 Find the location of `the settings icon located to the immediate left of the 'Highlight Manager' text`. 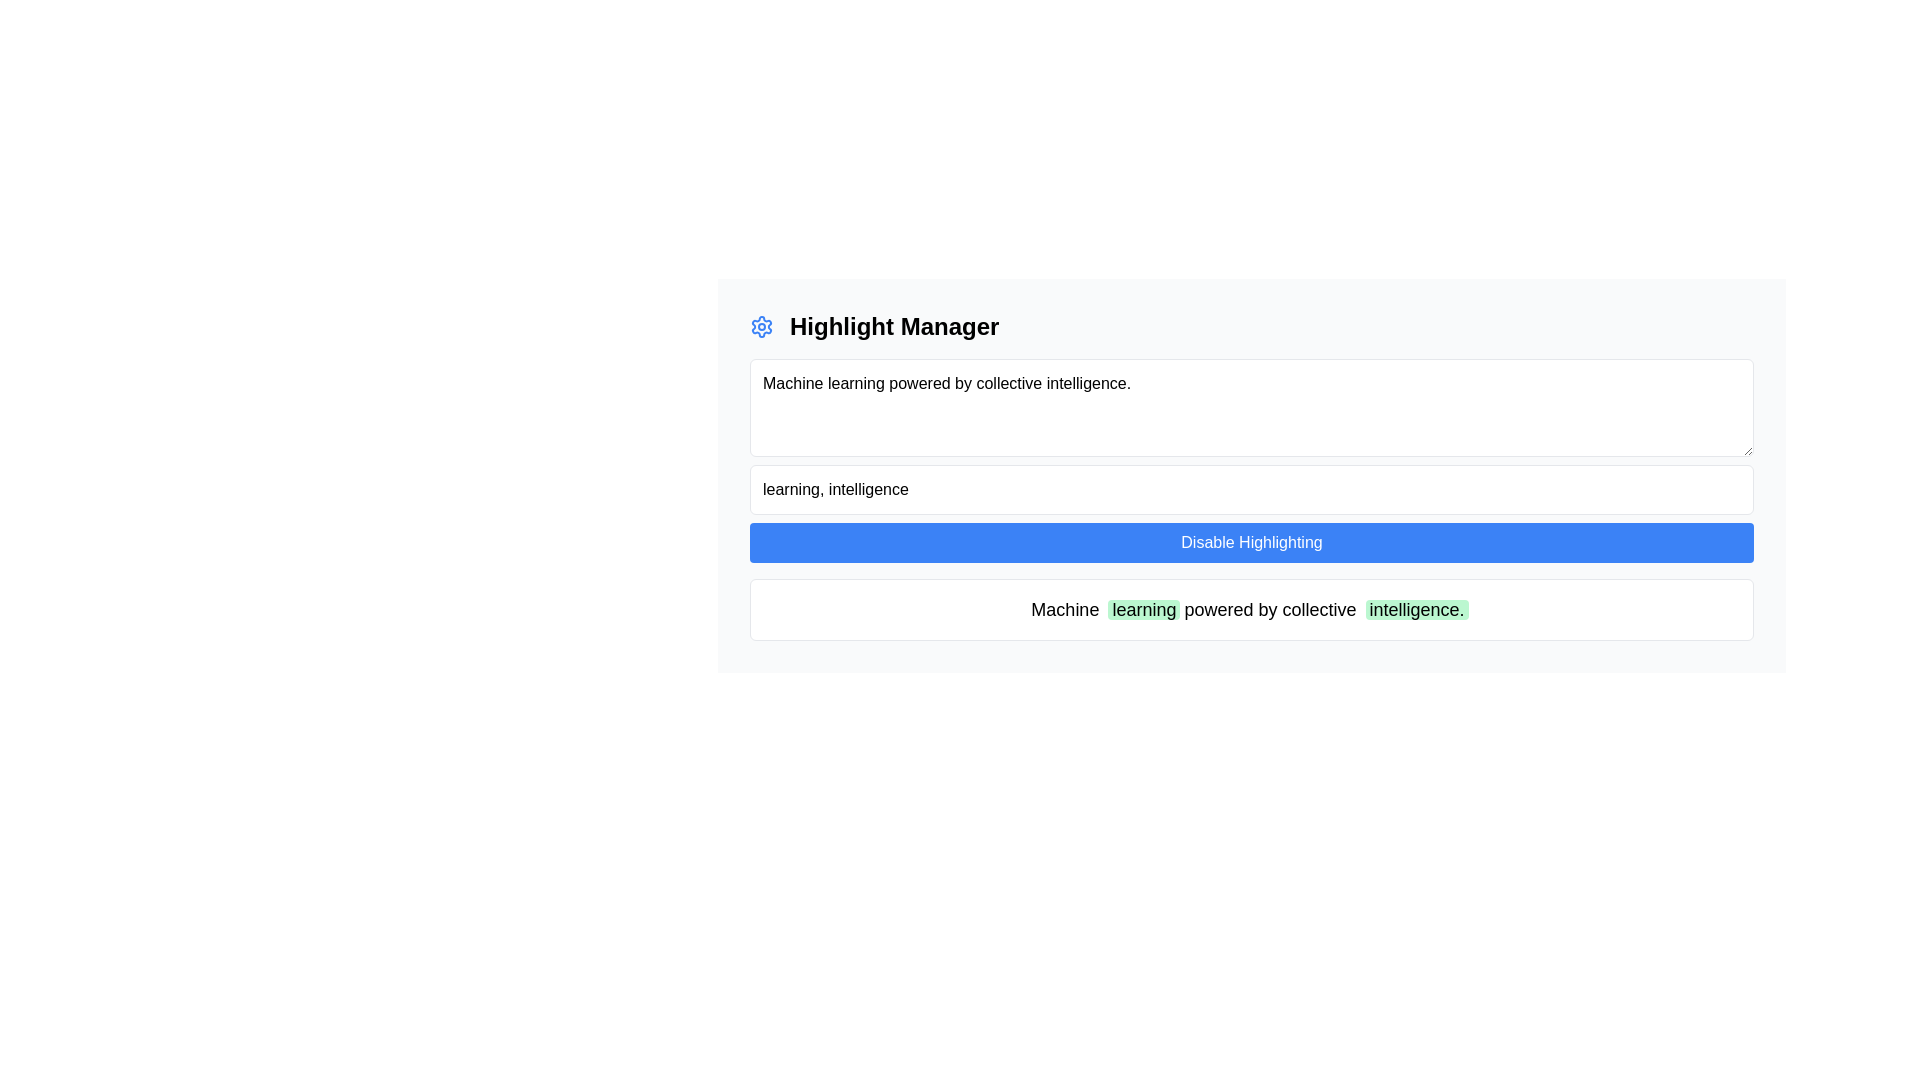

the settings icon located to the immediate left of the 'Highlight Manager' text is located at coordinates (761, 326).